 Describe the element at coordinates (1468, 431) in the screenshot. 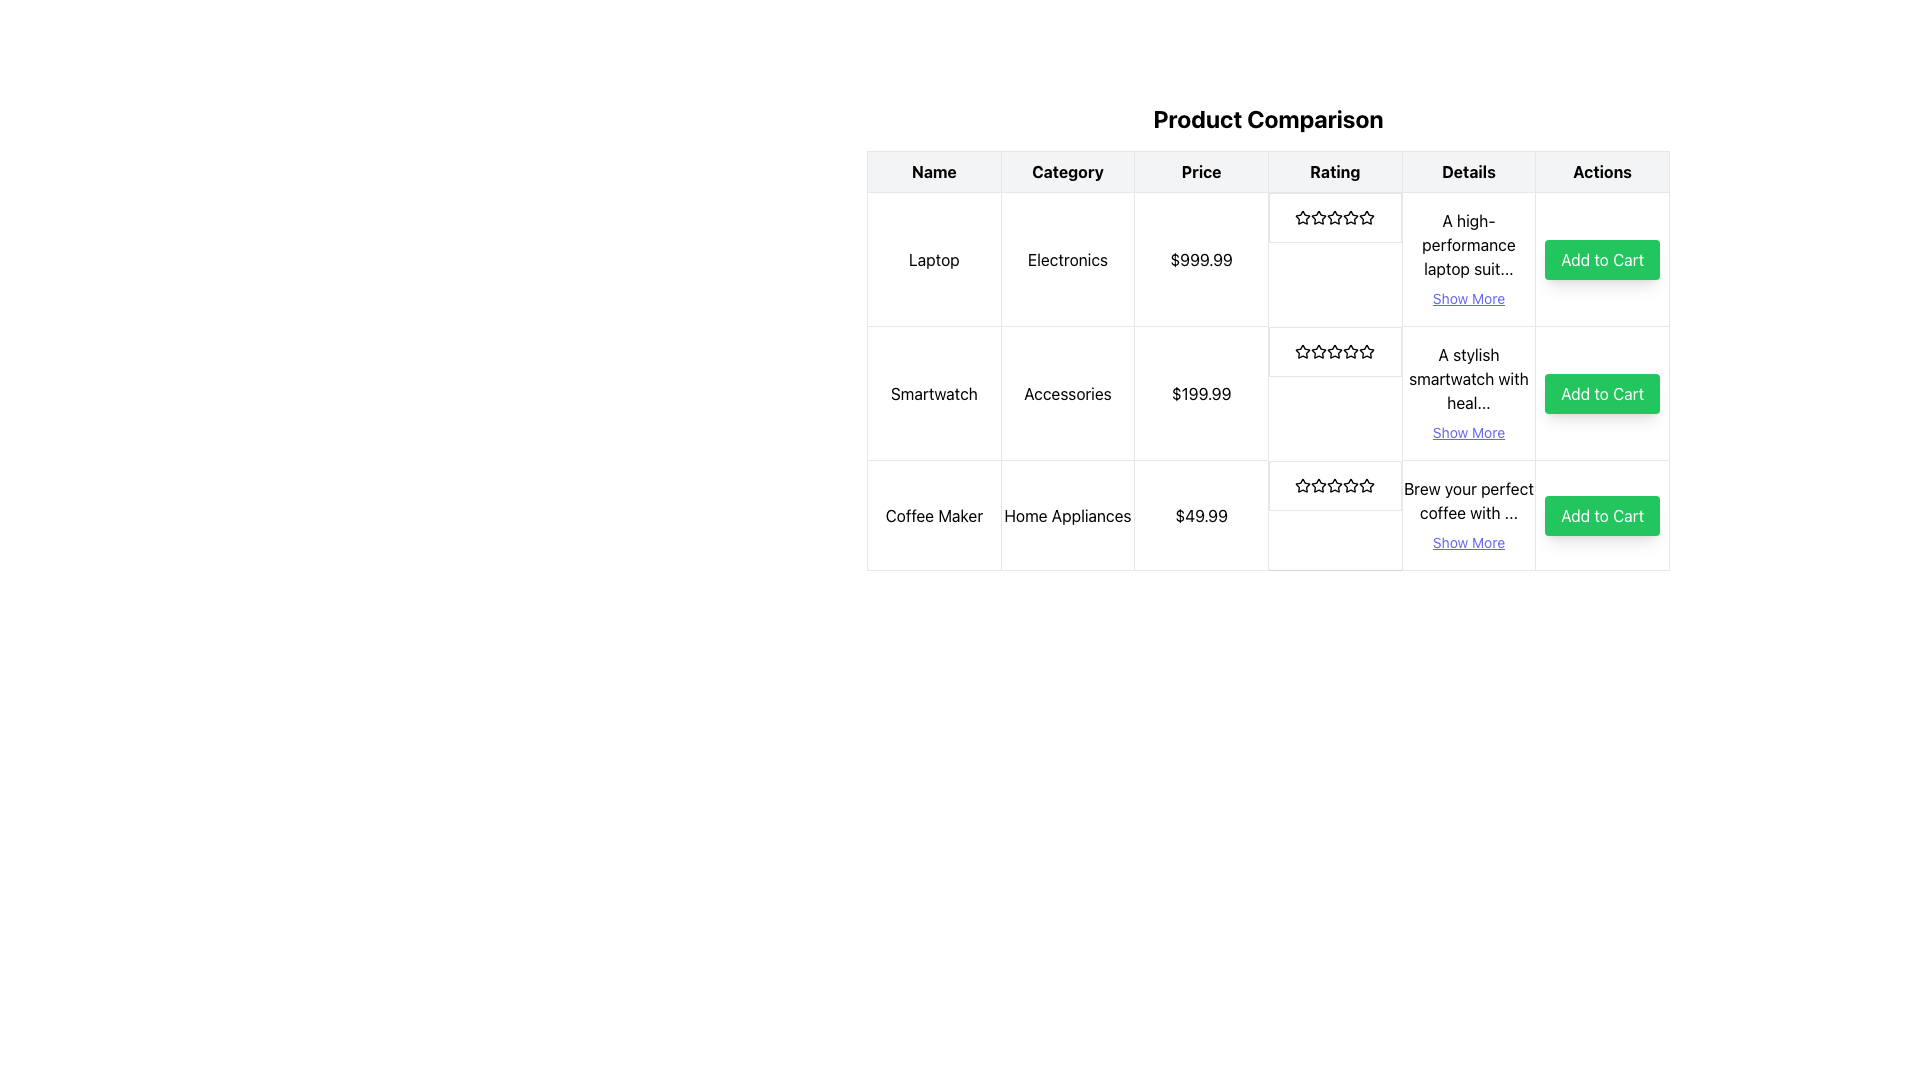

I see `the 'Show More' link styled in blue and underlined text, located in the 'Details' column of the second row in the table corresponding to the 'Smartwatch' entry` at that location.